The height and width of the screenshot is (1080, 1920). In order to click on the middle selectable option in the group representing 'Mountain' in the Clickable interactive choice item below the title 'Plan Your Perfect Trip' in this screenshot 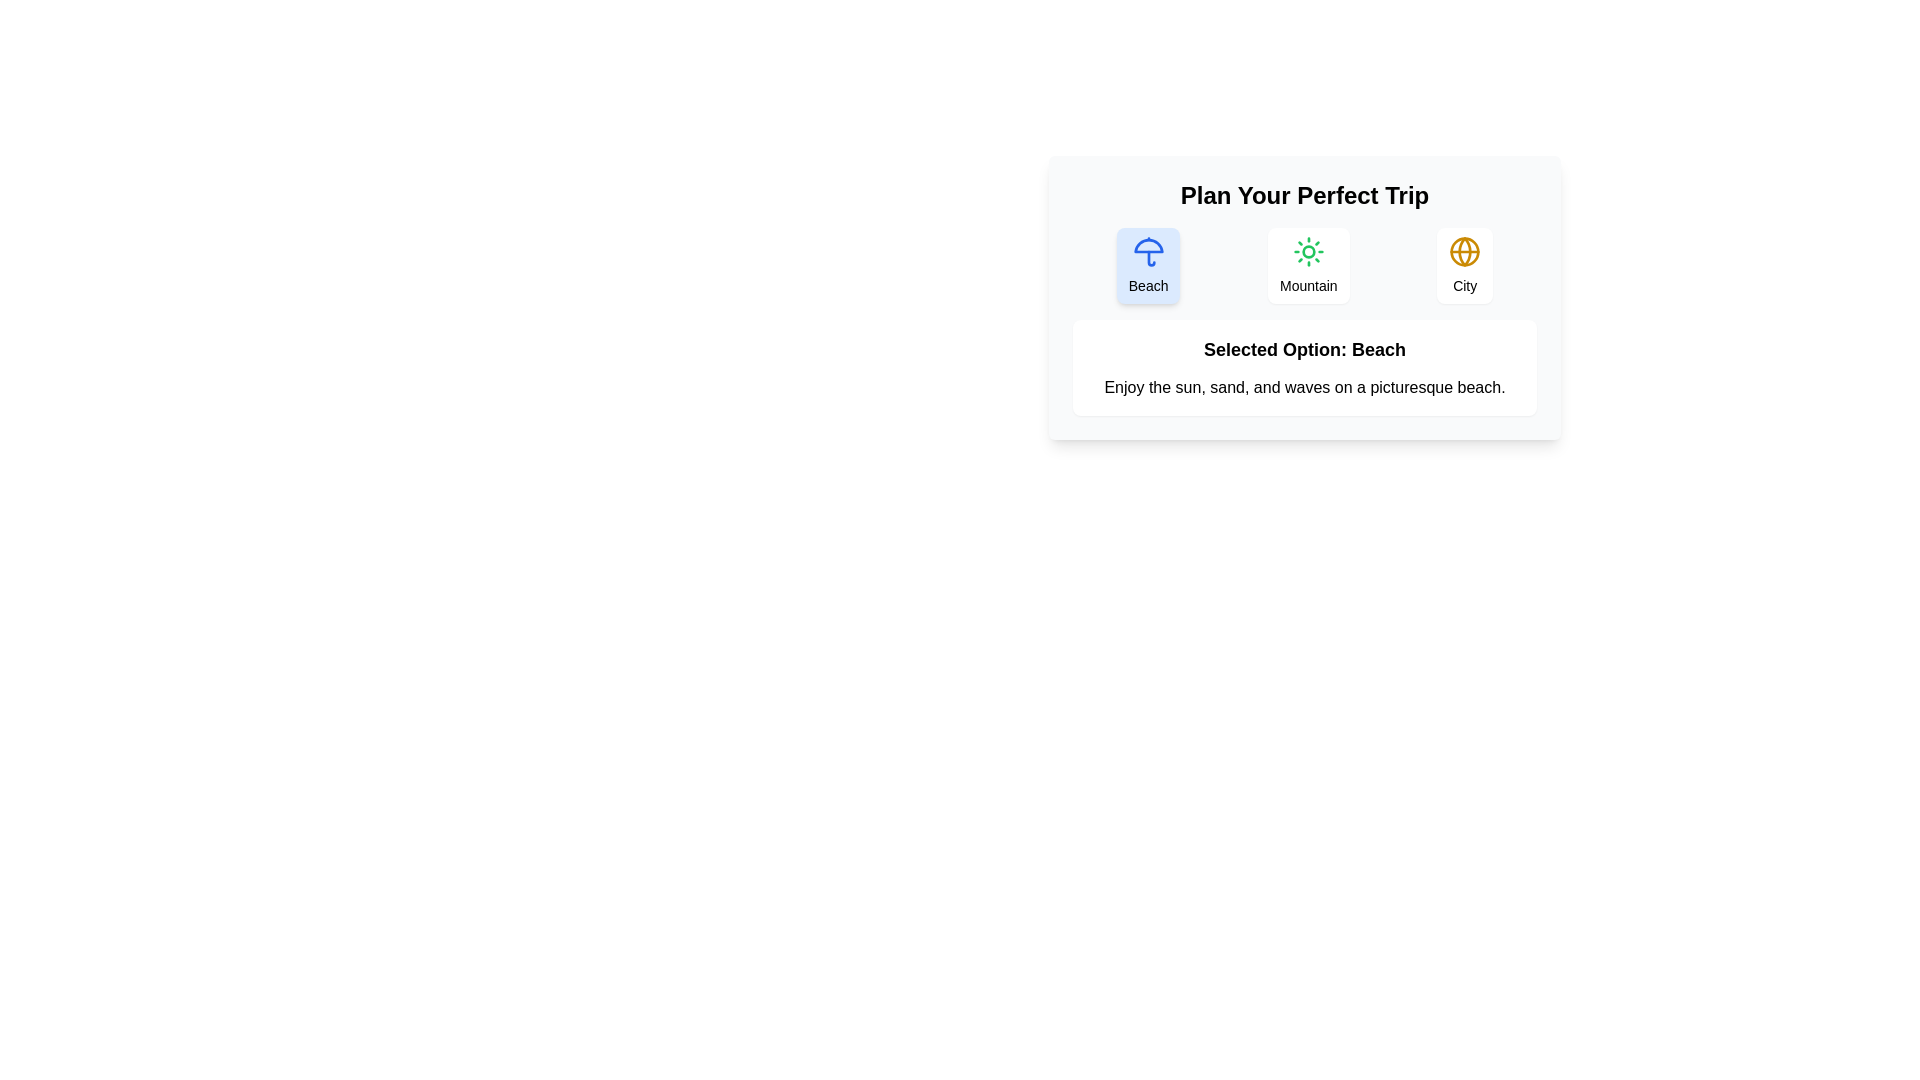, I will do `click(1305, 265)`.